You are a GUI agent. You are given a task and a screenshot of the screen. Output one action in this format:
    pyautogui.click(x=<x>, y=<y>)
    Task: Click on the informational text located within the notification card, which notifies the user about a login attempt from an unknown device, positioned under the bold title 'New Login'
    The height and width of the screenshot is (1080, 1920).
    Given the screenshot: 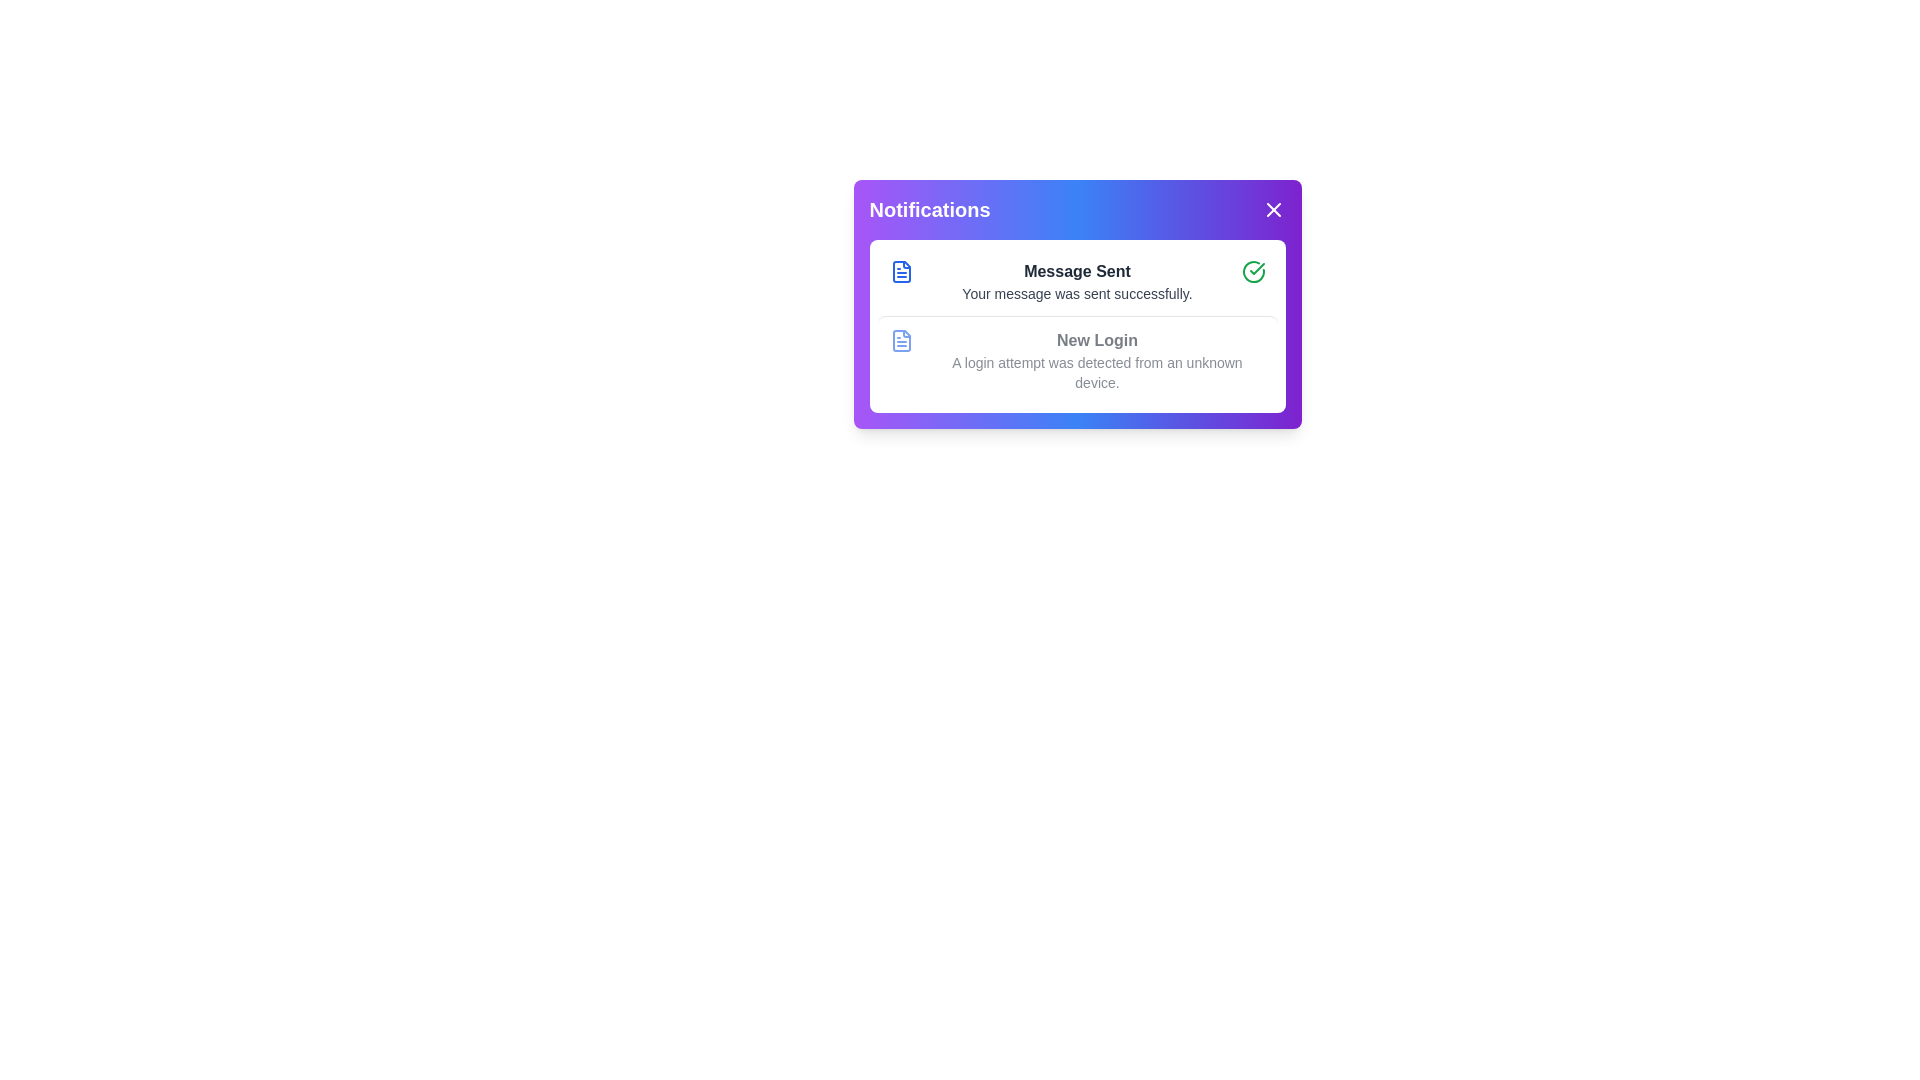 What is the action you would take?
    pyautogui.click(x=1096, y=373)
    